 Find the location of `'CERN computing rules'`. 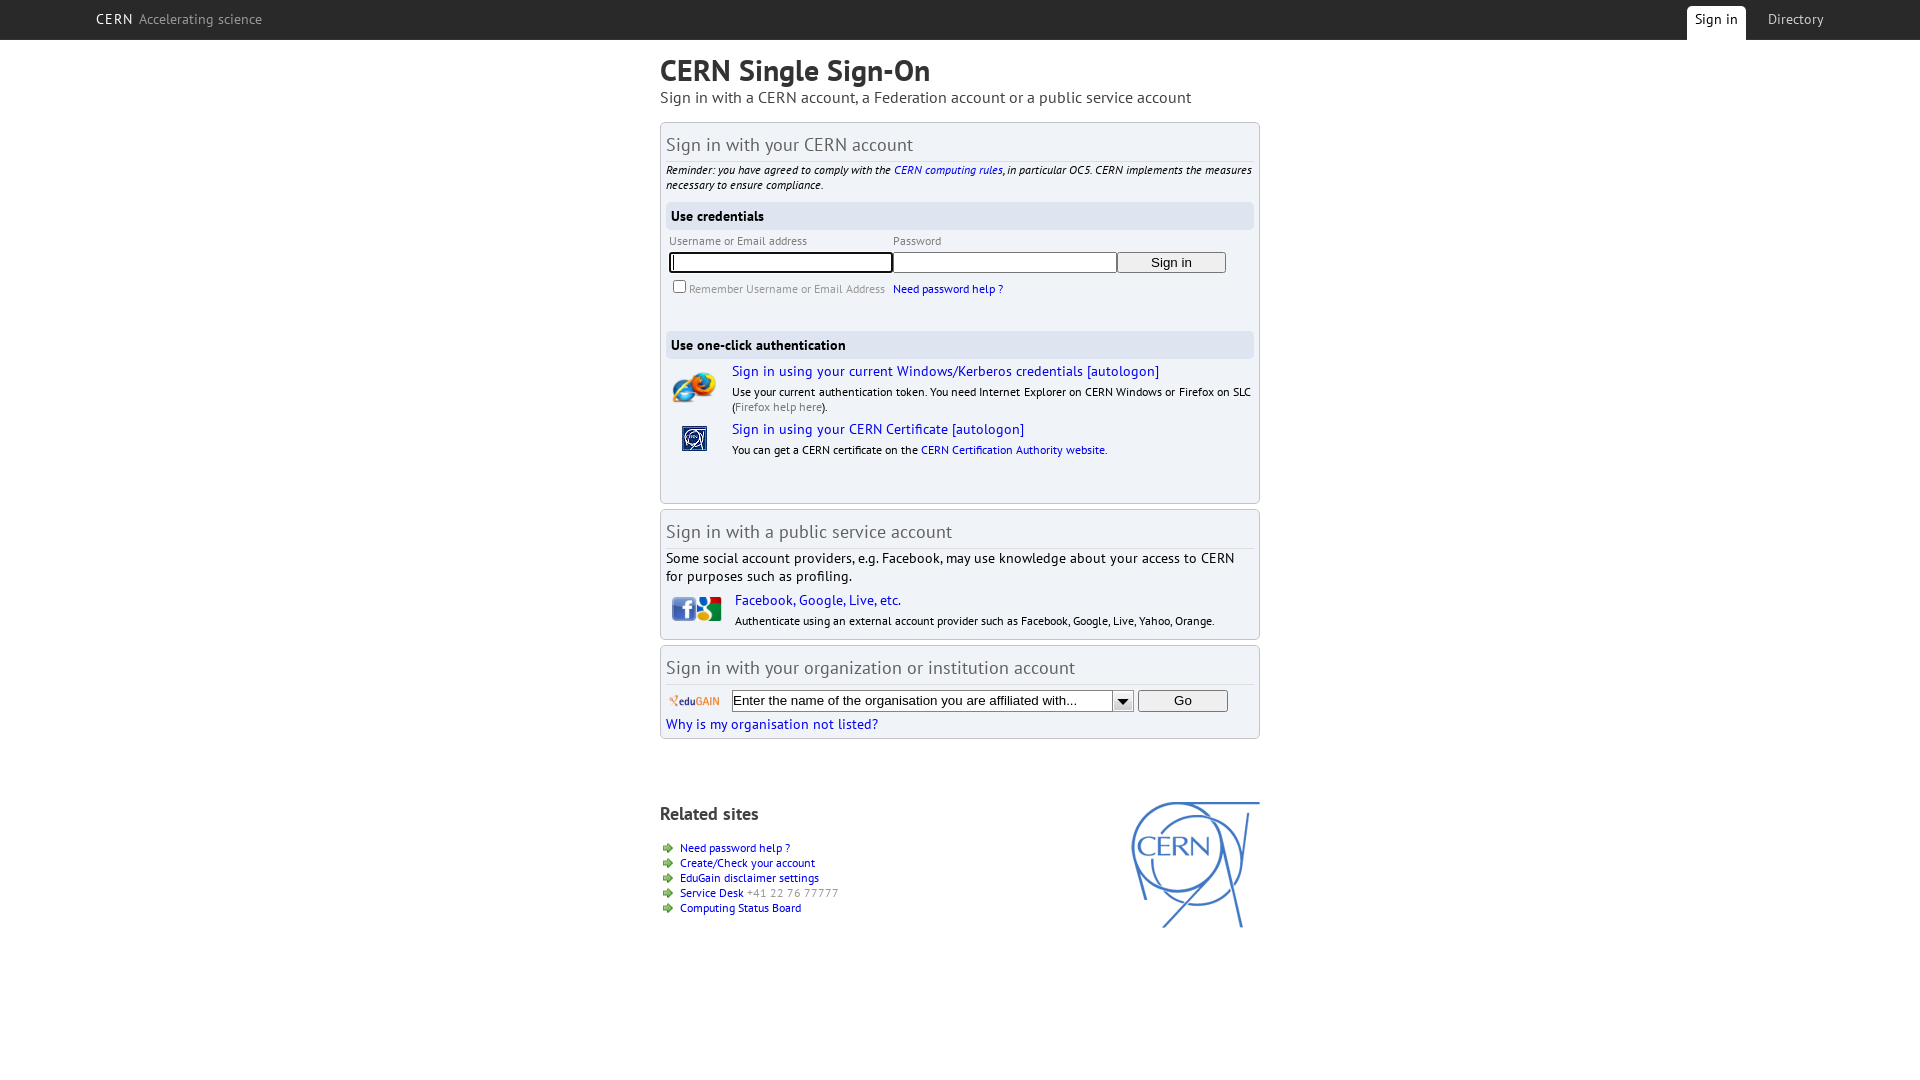

'CERN computing rules' is located at coordinates (892, 168).